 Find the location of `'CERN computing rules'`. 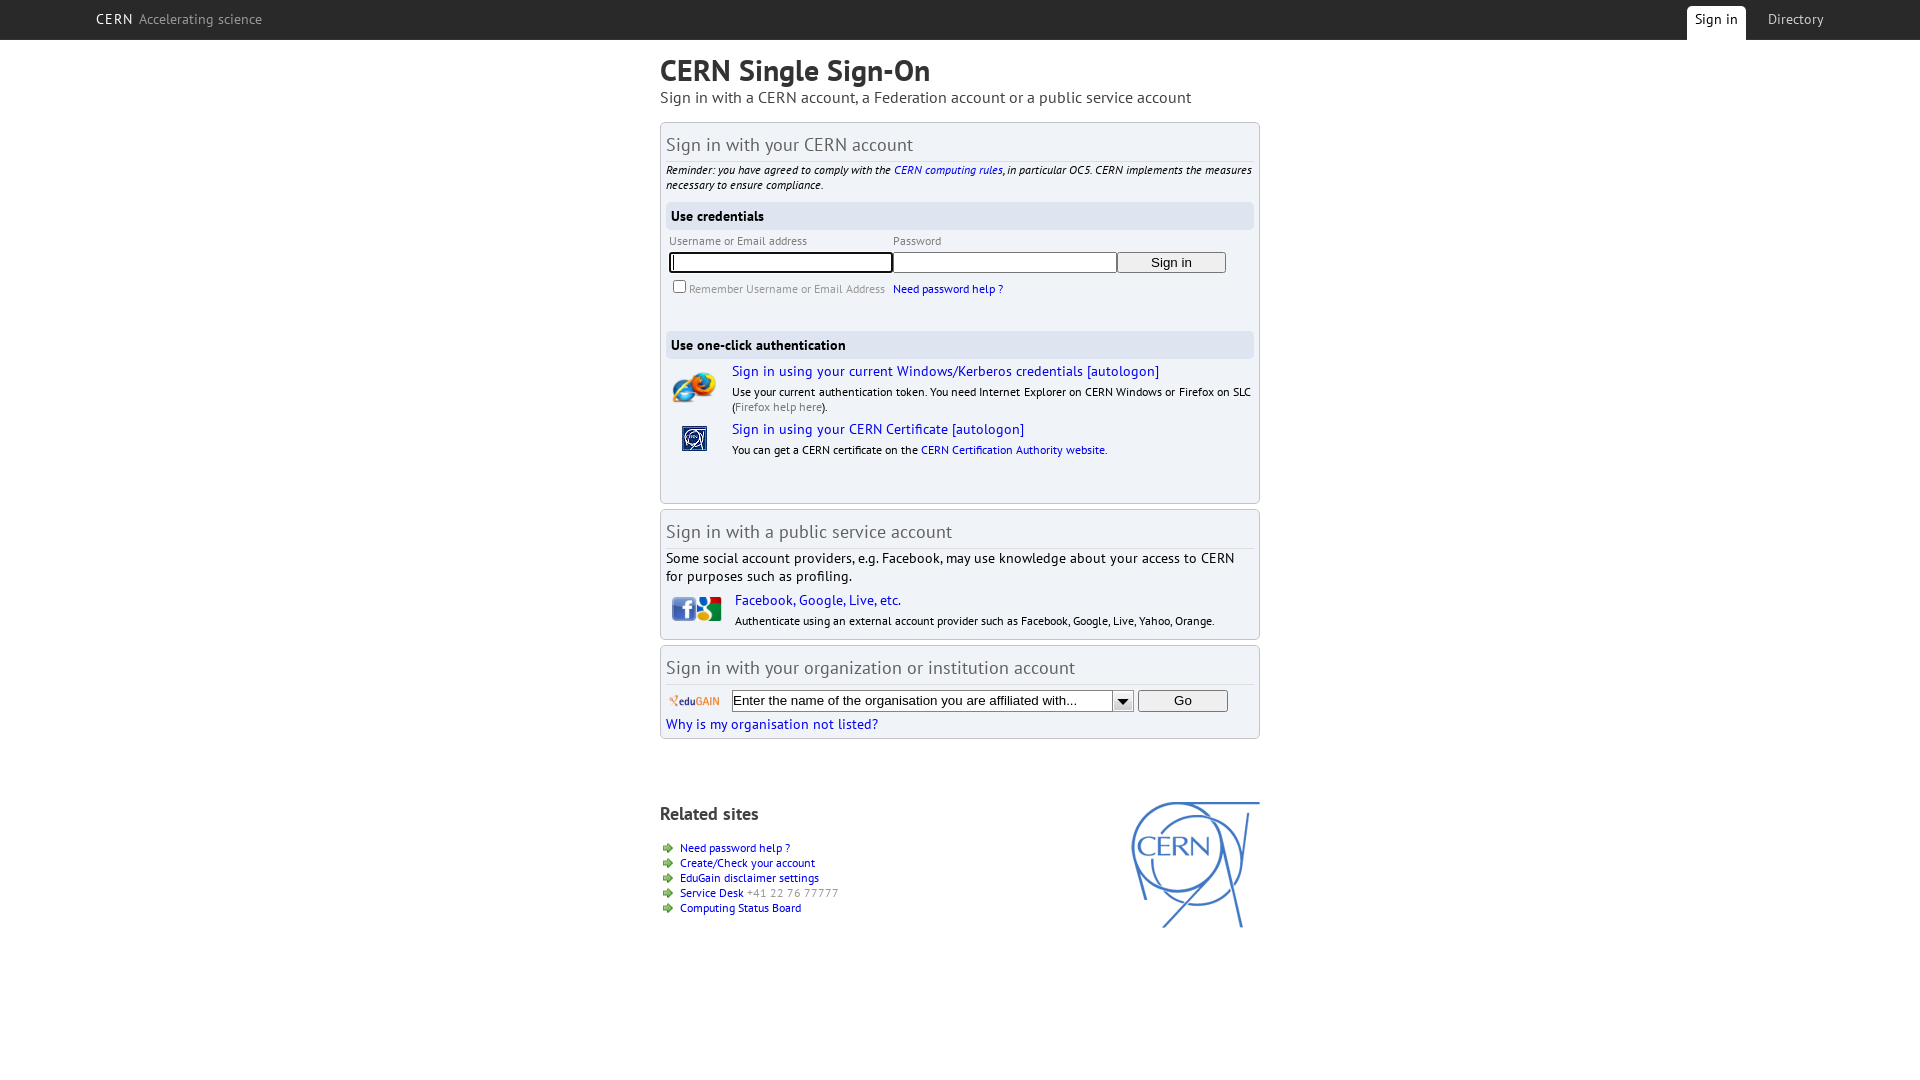

'CERN computing rules' is located at coordinates (892, 168).